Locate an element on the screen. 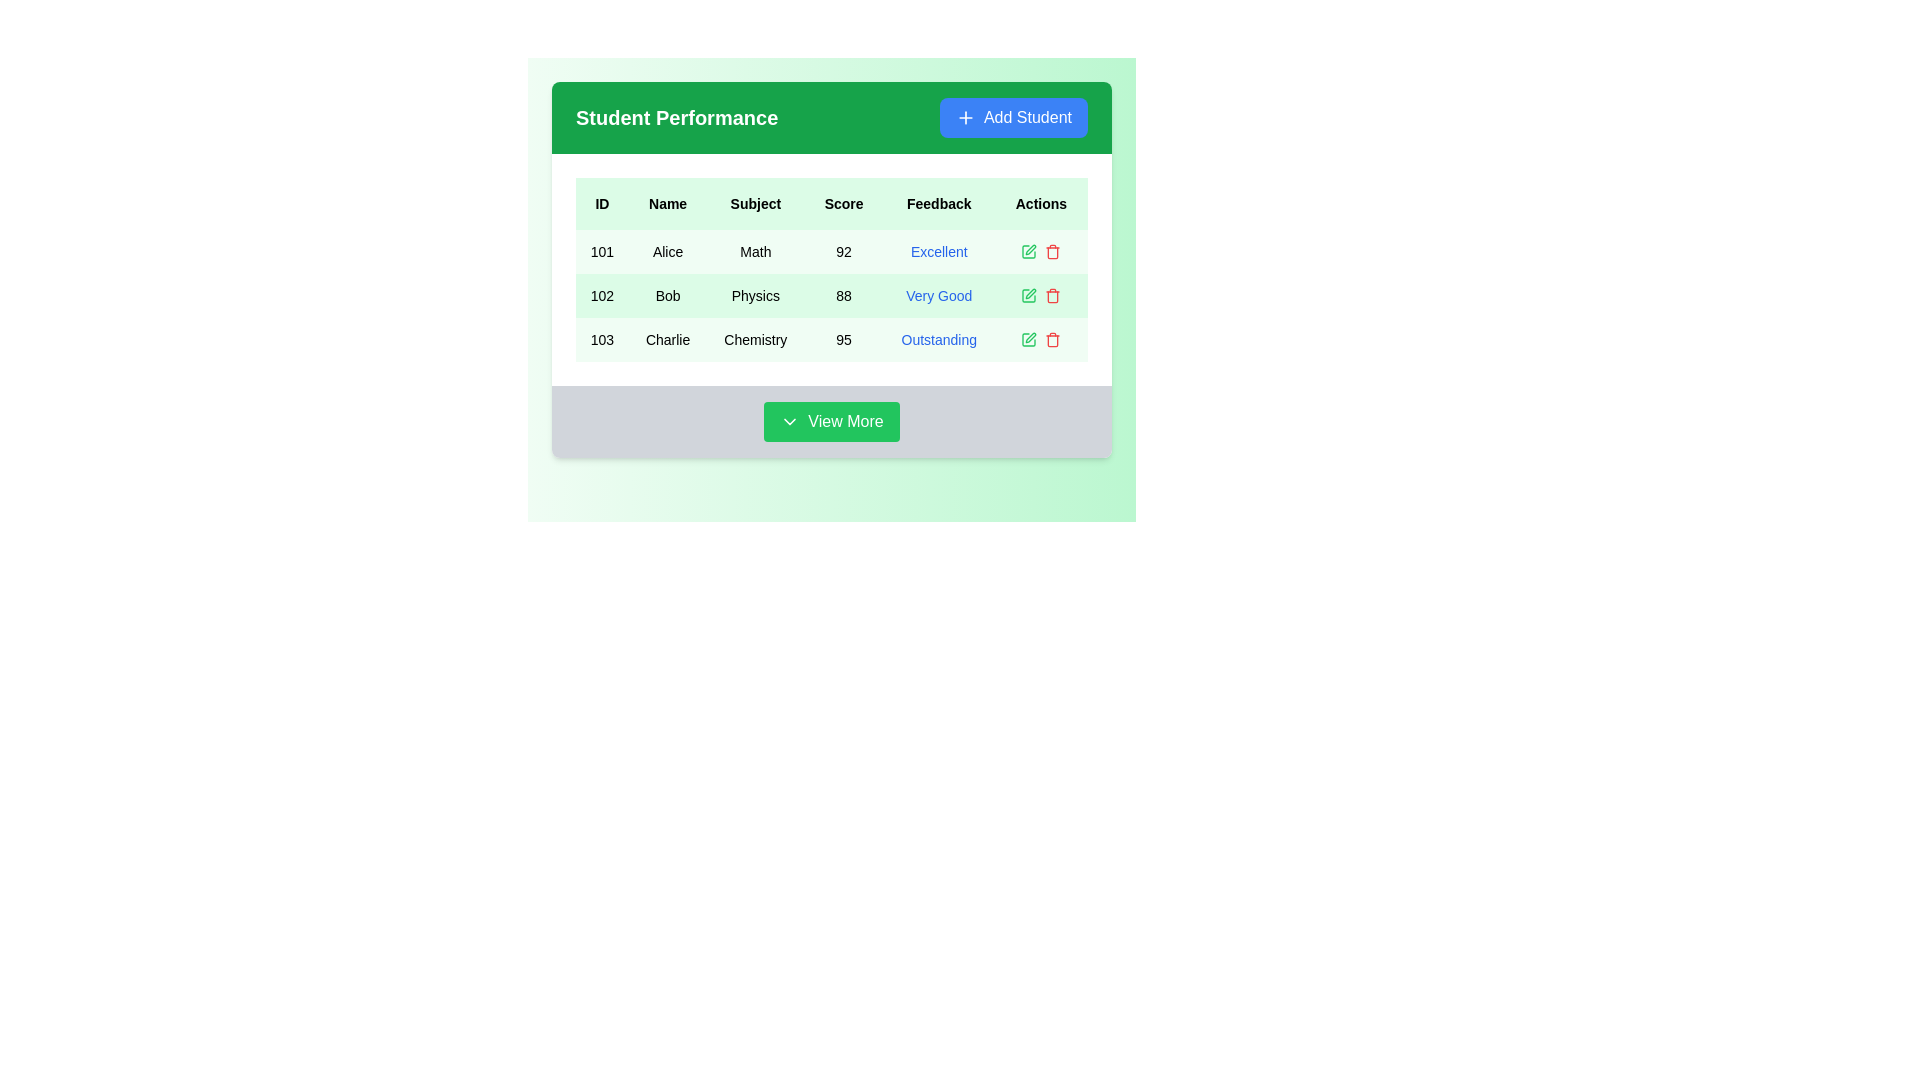 Image resolution: width=1920 pixels, height=1080 pixels. the 'ID' text label in the header of the table, which is the first item in the header row with a light green background is located at coordinates (601, 204).